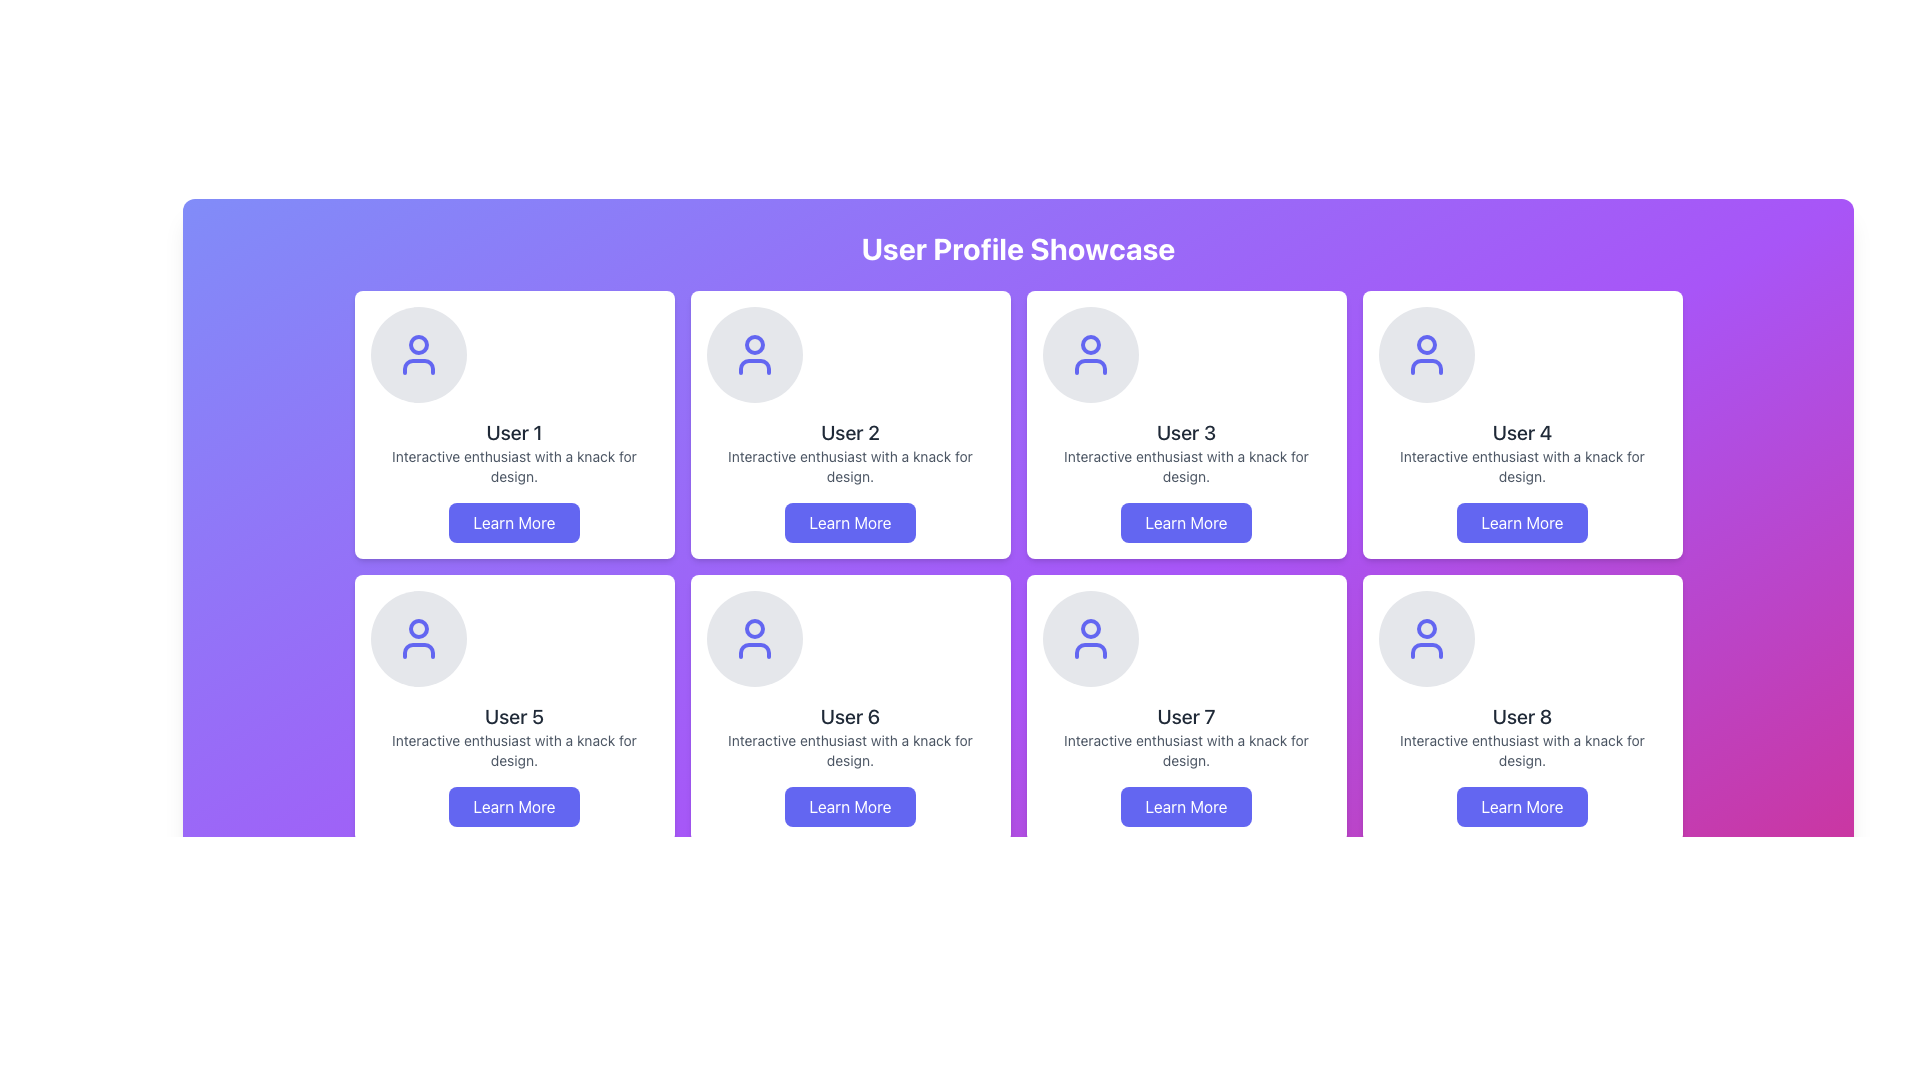  What do you see at coordinates (850, 716) in the screenshot?
I see `the text label displaying 'User 6' located in the bottom center of the card component within a 2x4 grid layout, positioned below an icon and above a descriptive text paragraph and a 'Learn More' button` at bounding box center [850, 716].